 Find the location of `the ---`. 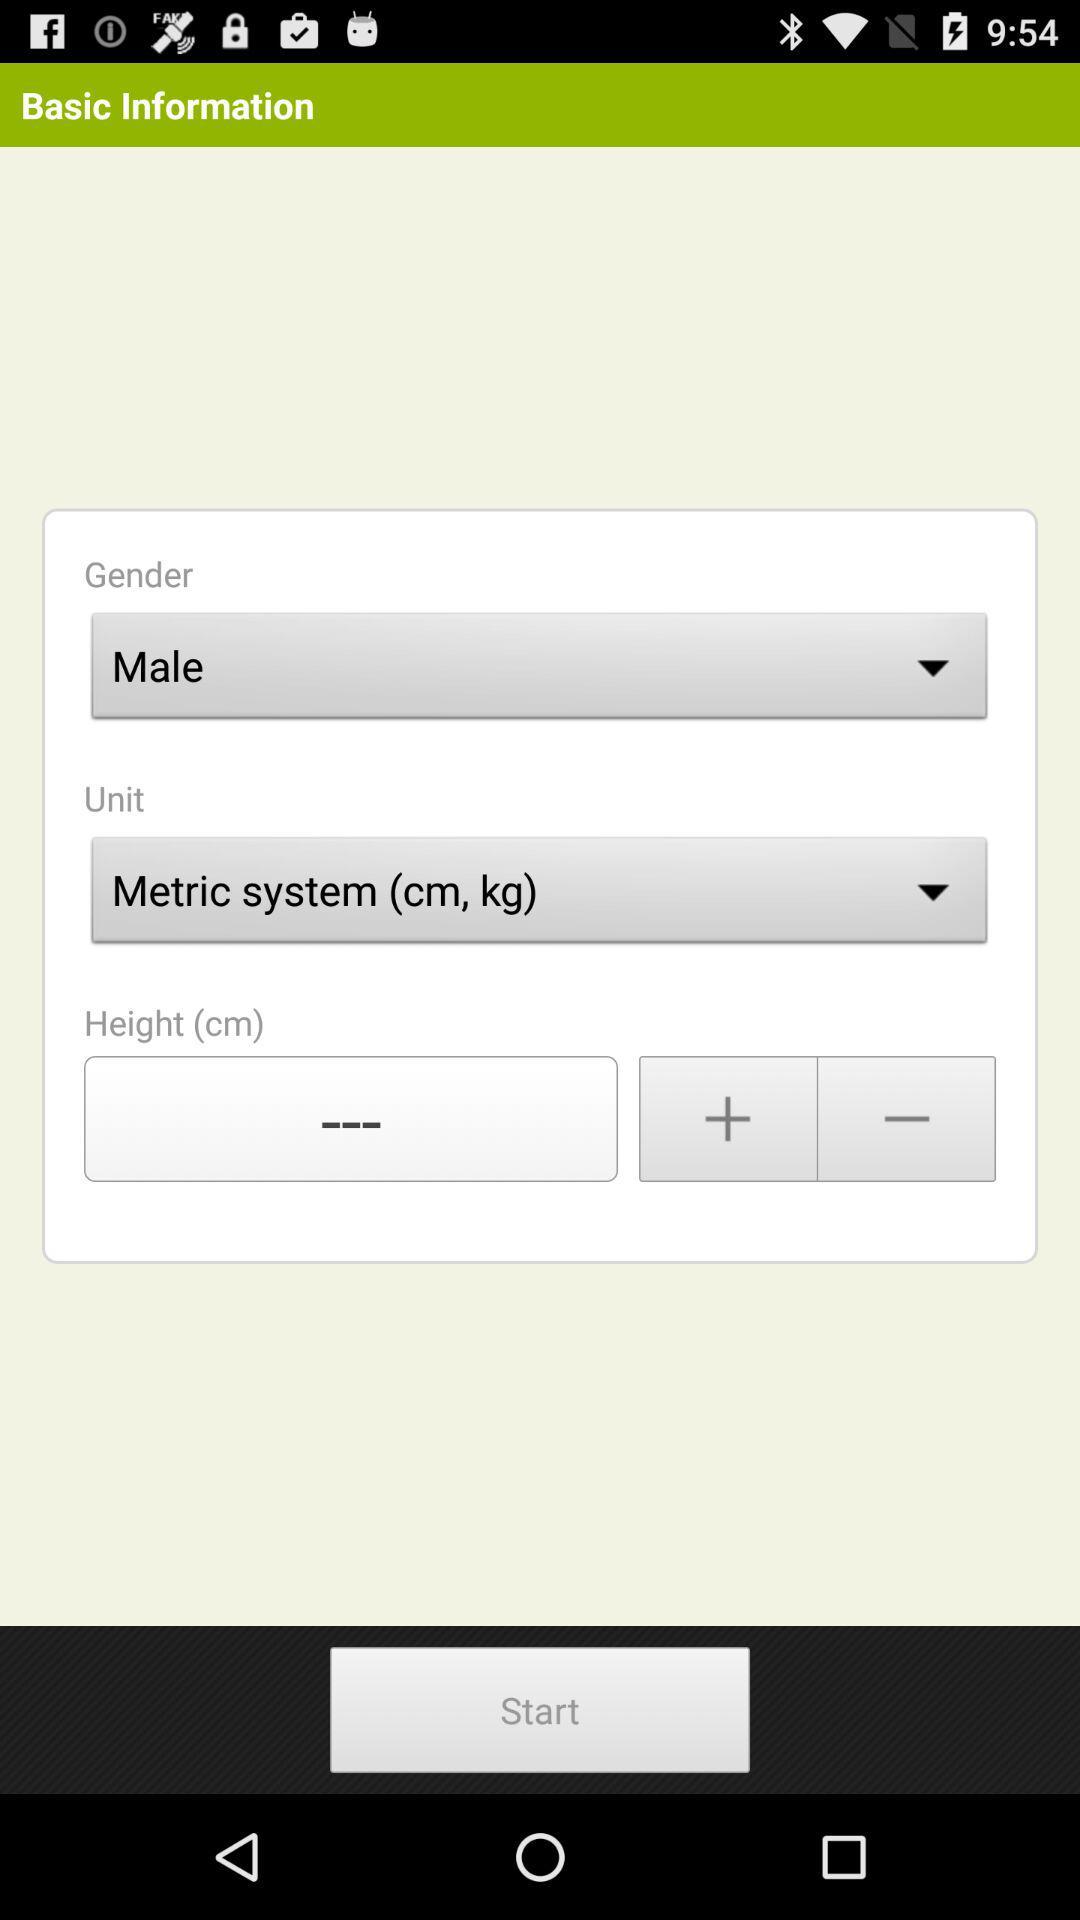

the --- is located at coordinates (350, 1117).